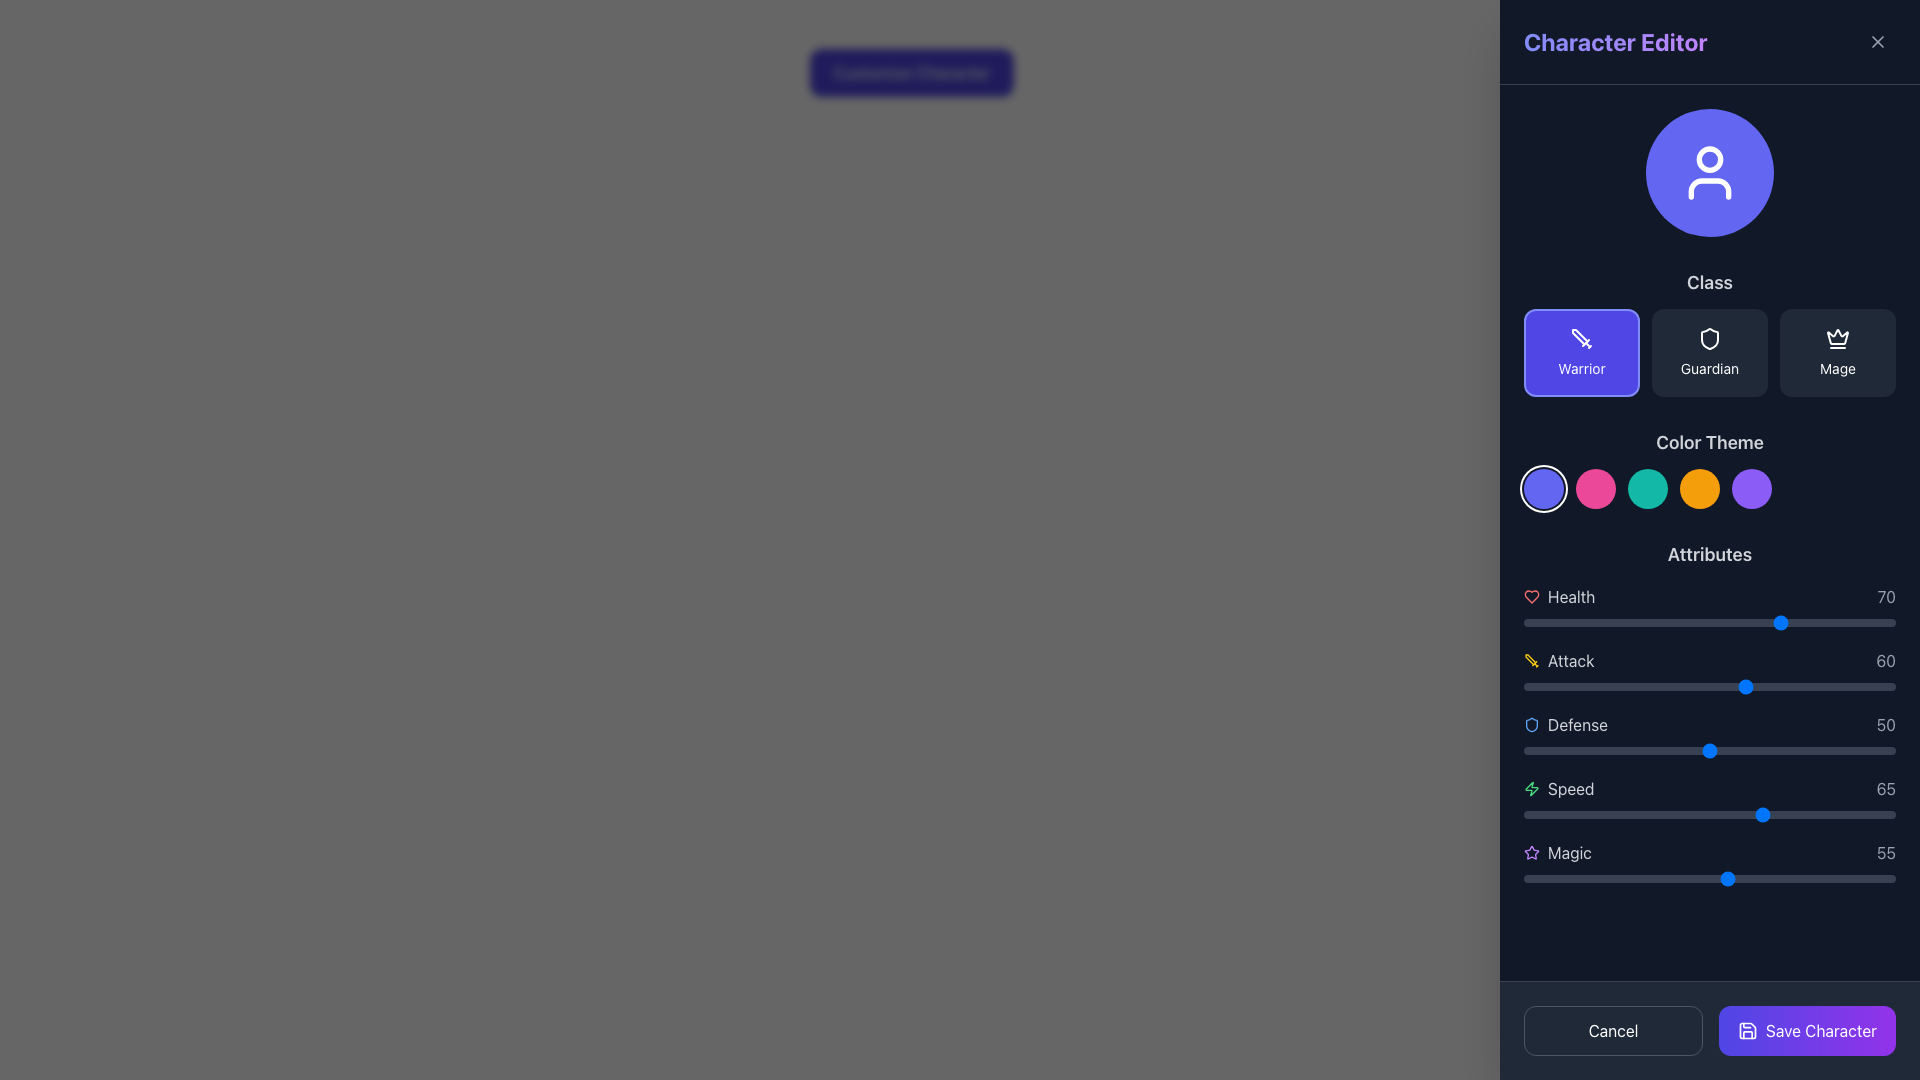  What do you see at coordinates (1568, 852) in the screenshot?
I see `the text label displaying 'Magic' styled with a gray font color, located next to a purple star icon in the Attributes section of the sidebar` at bounding box center [1568, 852].